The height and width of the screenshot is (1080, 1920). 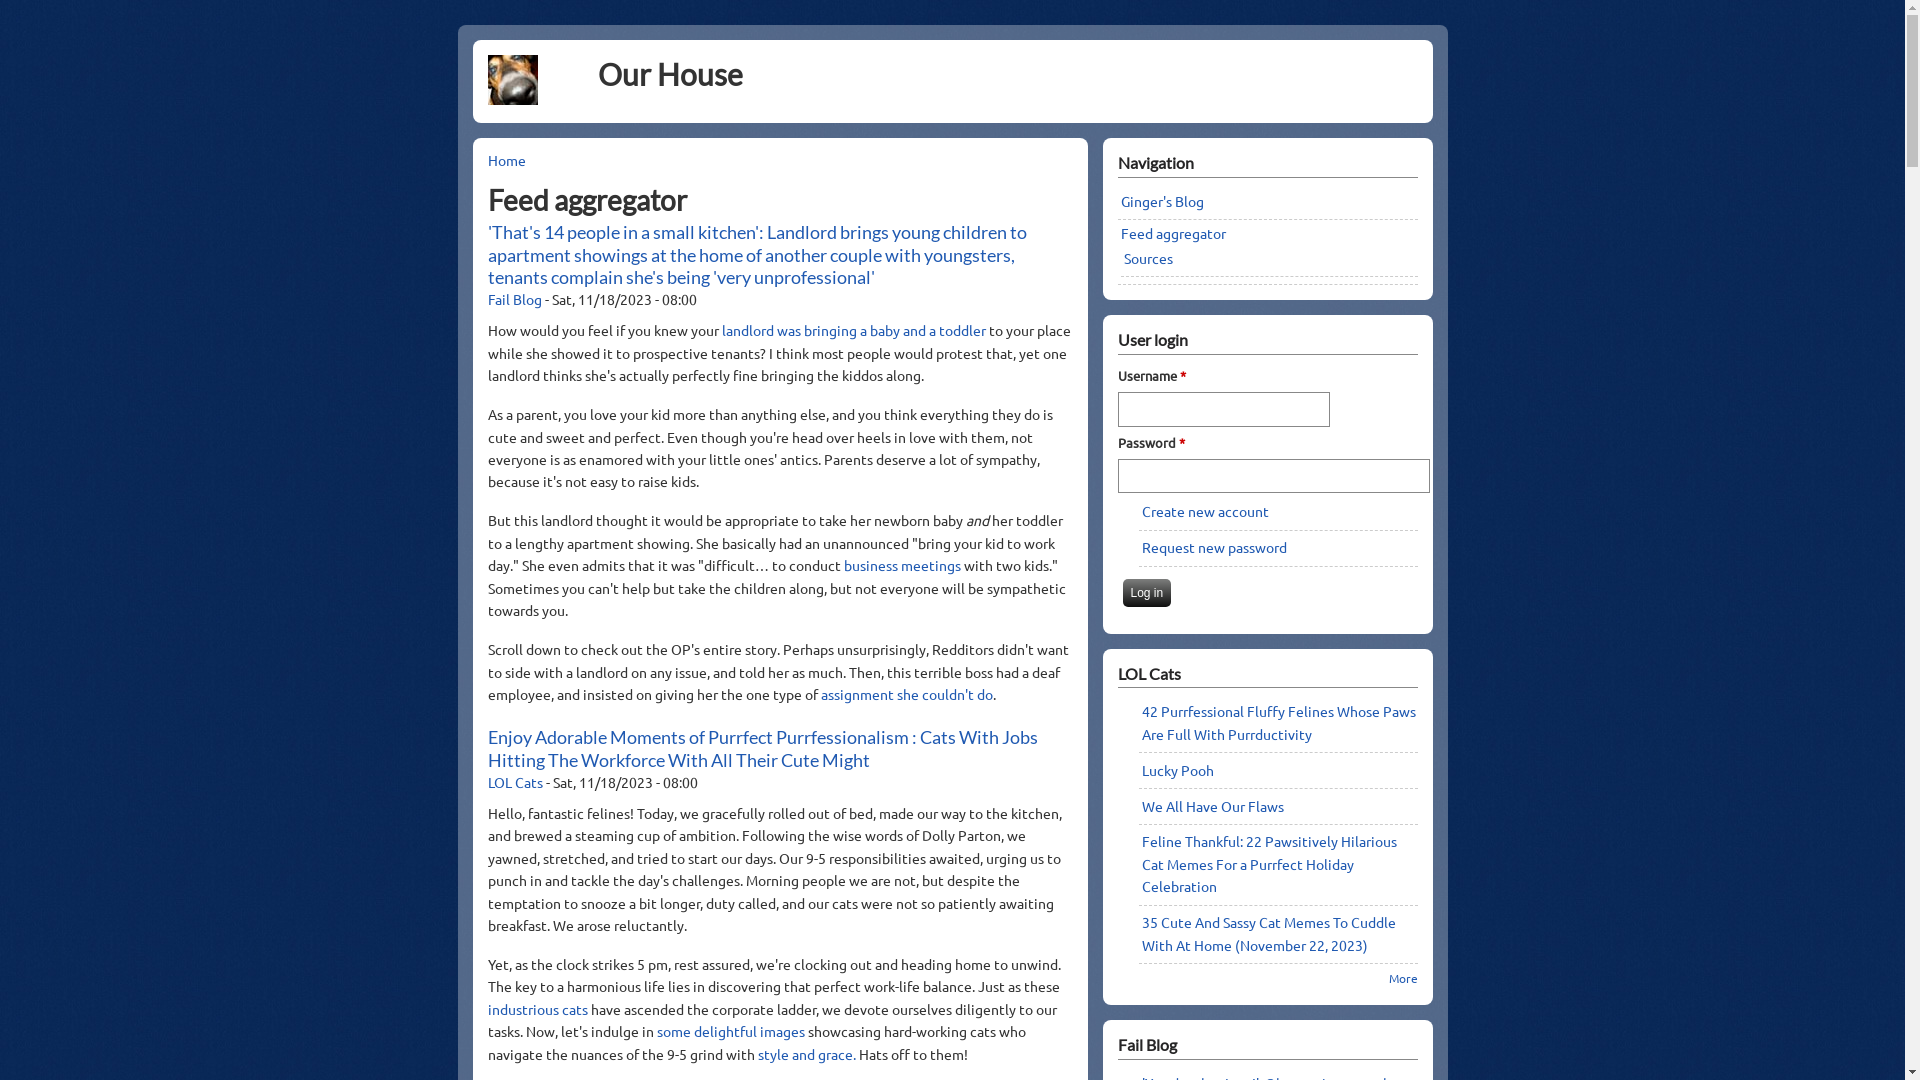 What do you see at coordinates (1142, 547) in the screenshot?
I see `'Request new password'` at bounding box center [1142, 547].